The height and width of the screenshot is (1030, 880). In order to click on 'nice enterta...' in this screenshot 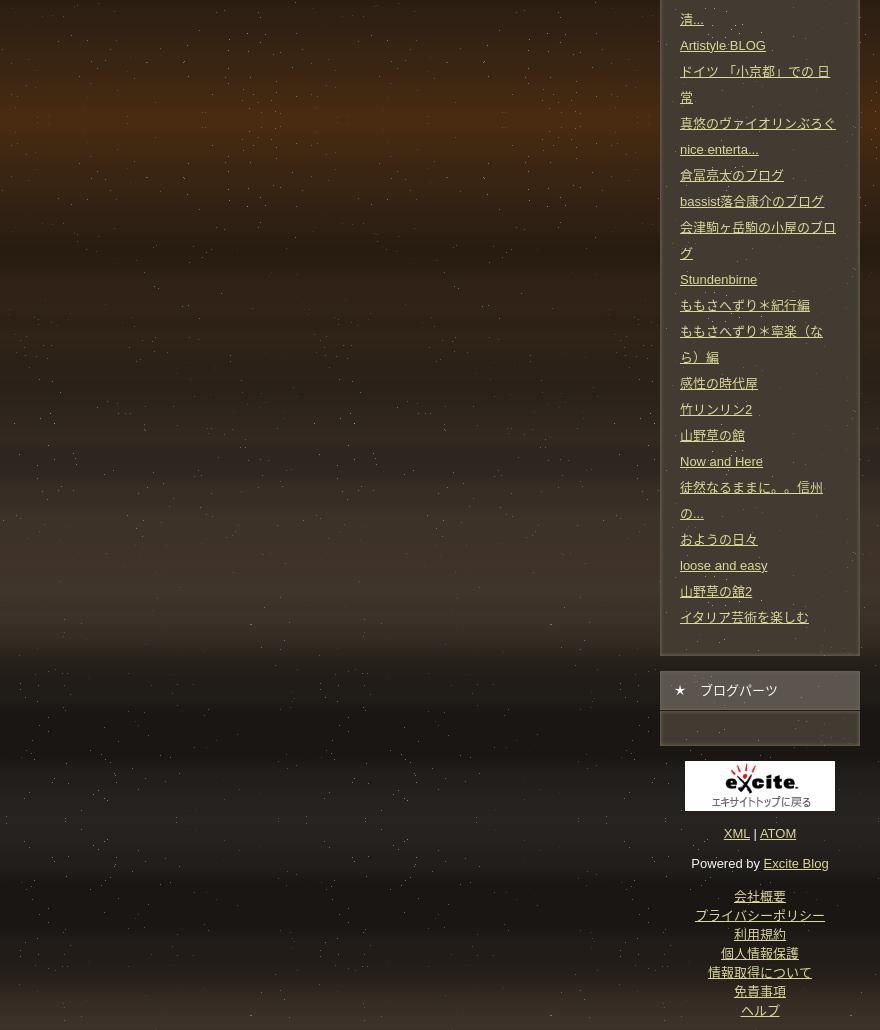, I will do `click(718, 147)`.